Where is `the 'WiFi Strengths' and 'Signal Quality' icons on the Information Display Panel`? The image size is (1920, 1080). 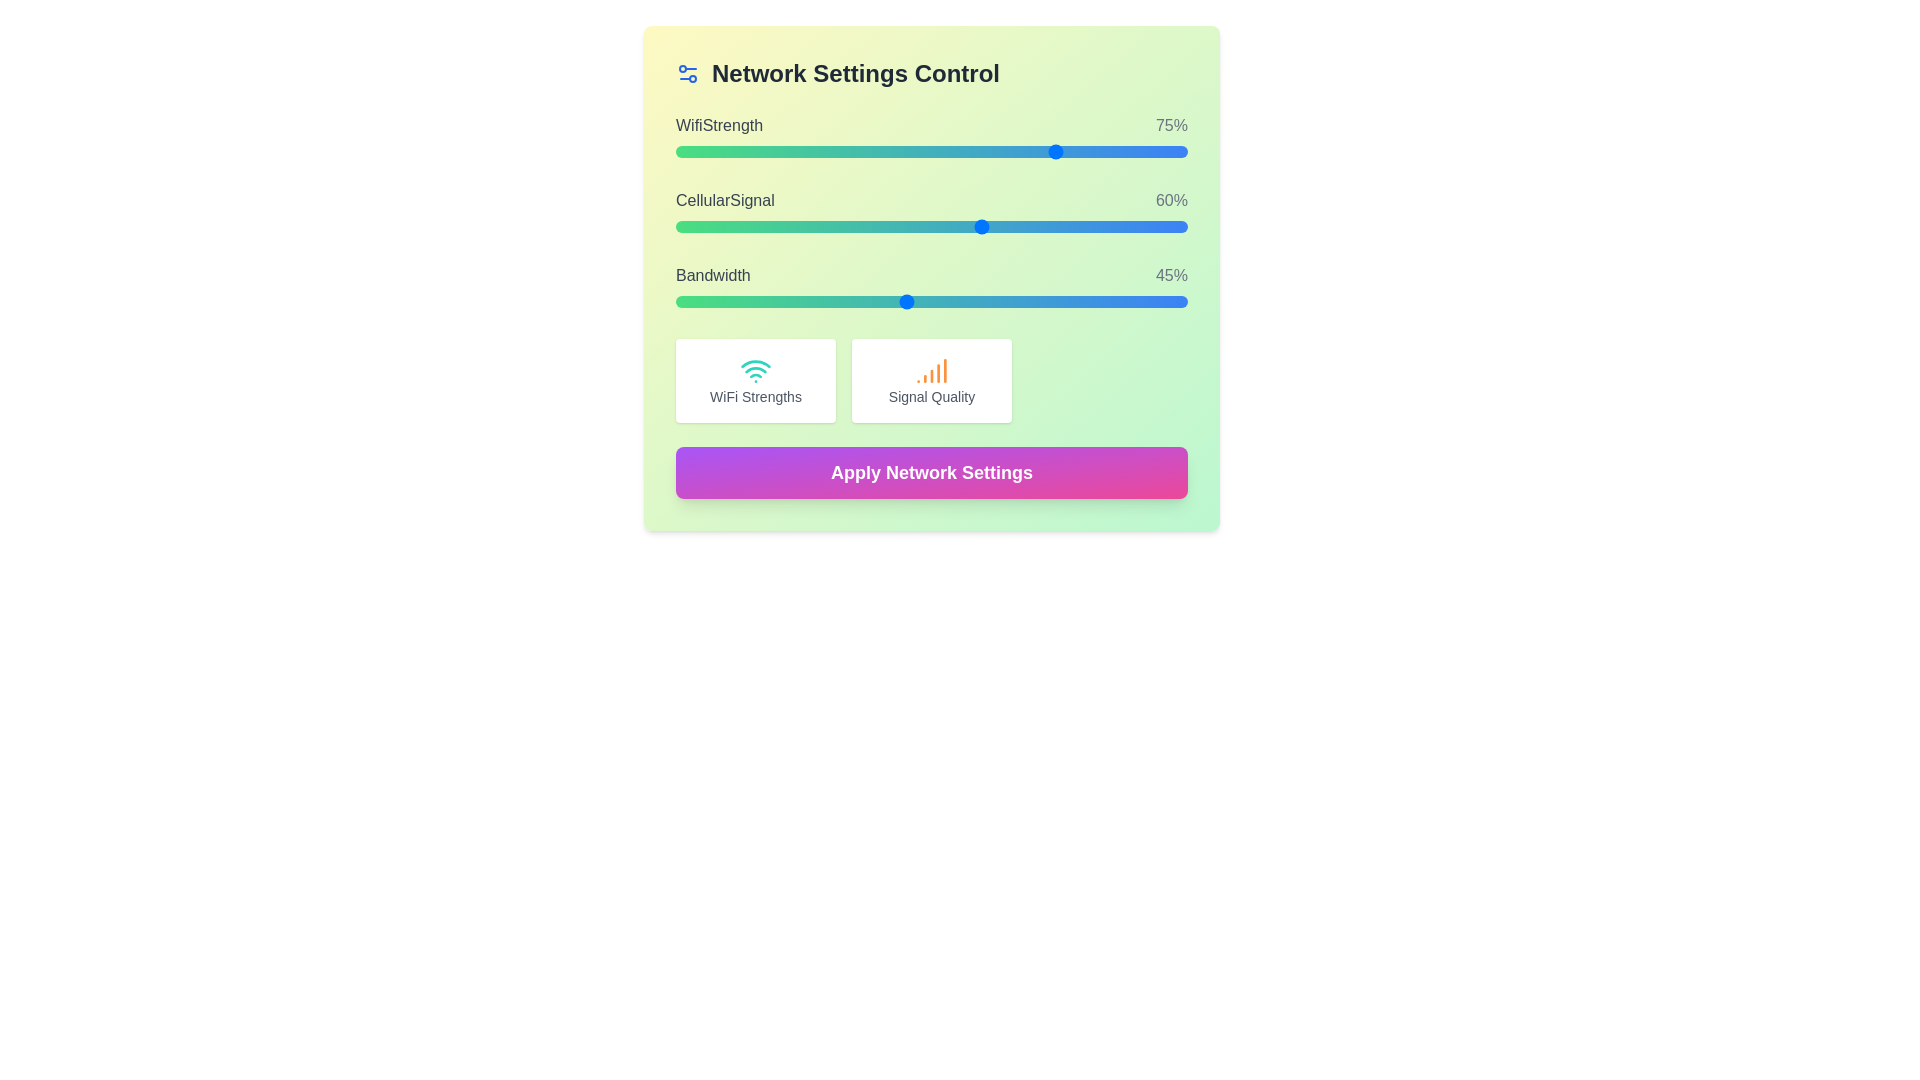 the 'WiFi Strengths' and 'Signal Quality' icons on the Information Display Panel is located at coordinates (930, 381).